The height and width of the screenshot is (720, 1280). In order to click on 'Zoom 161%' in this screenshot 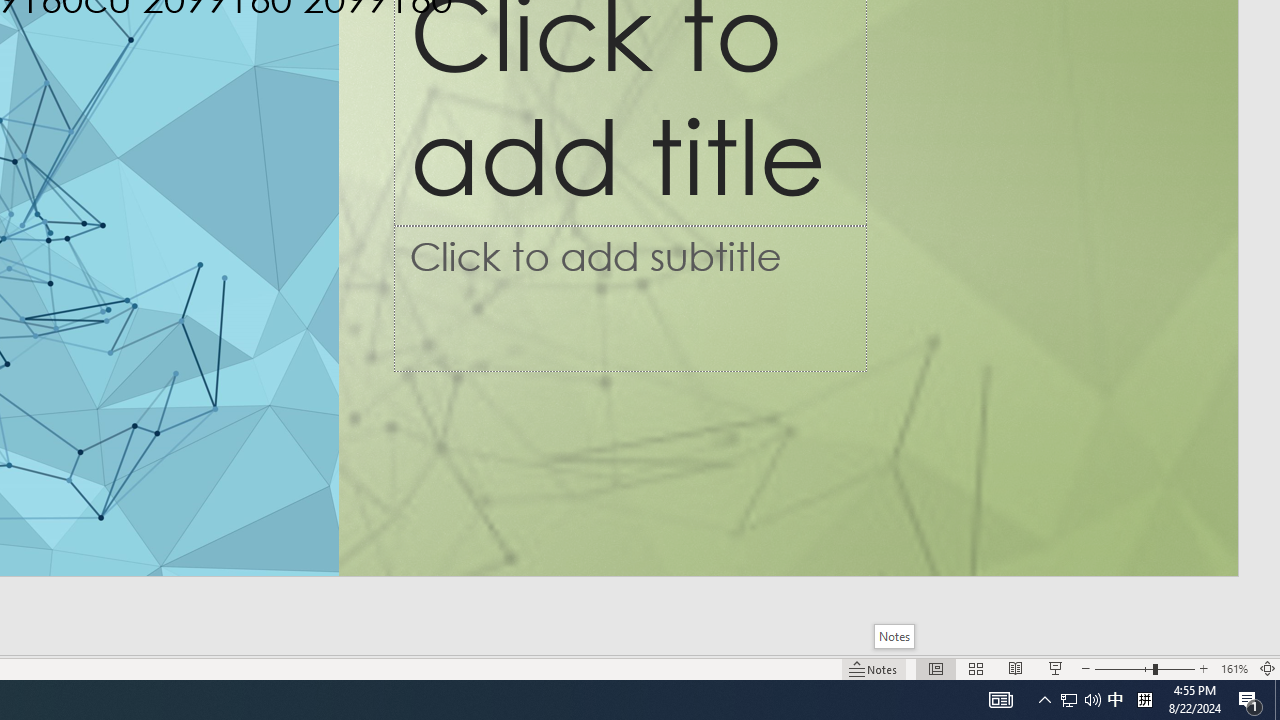, I will do `click(1233, 669)`.